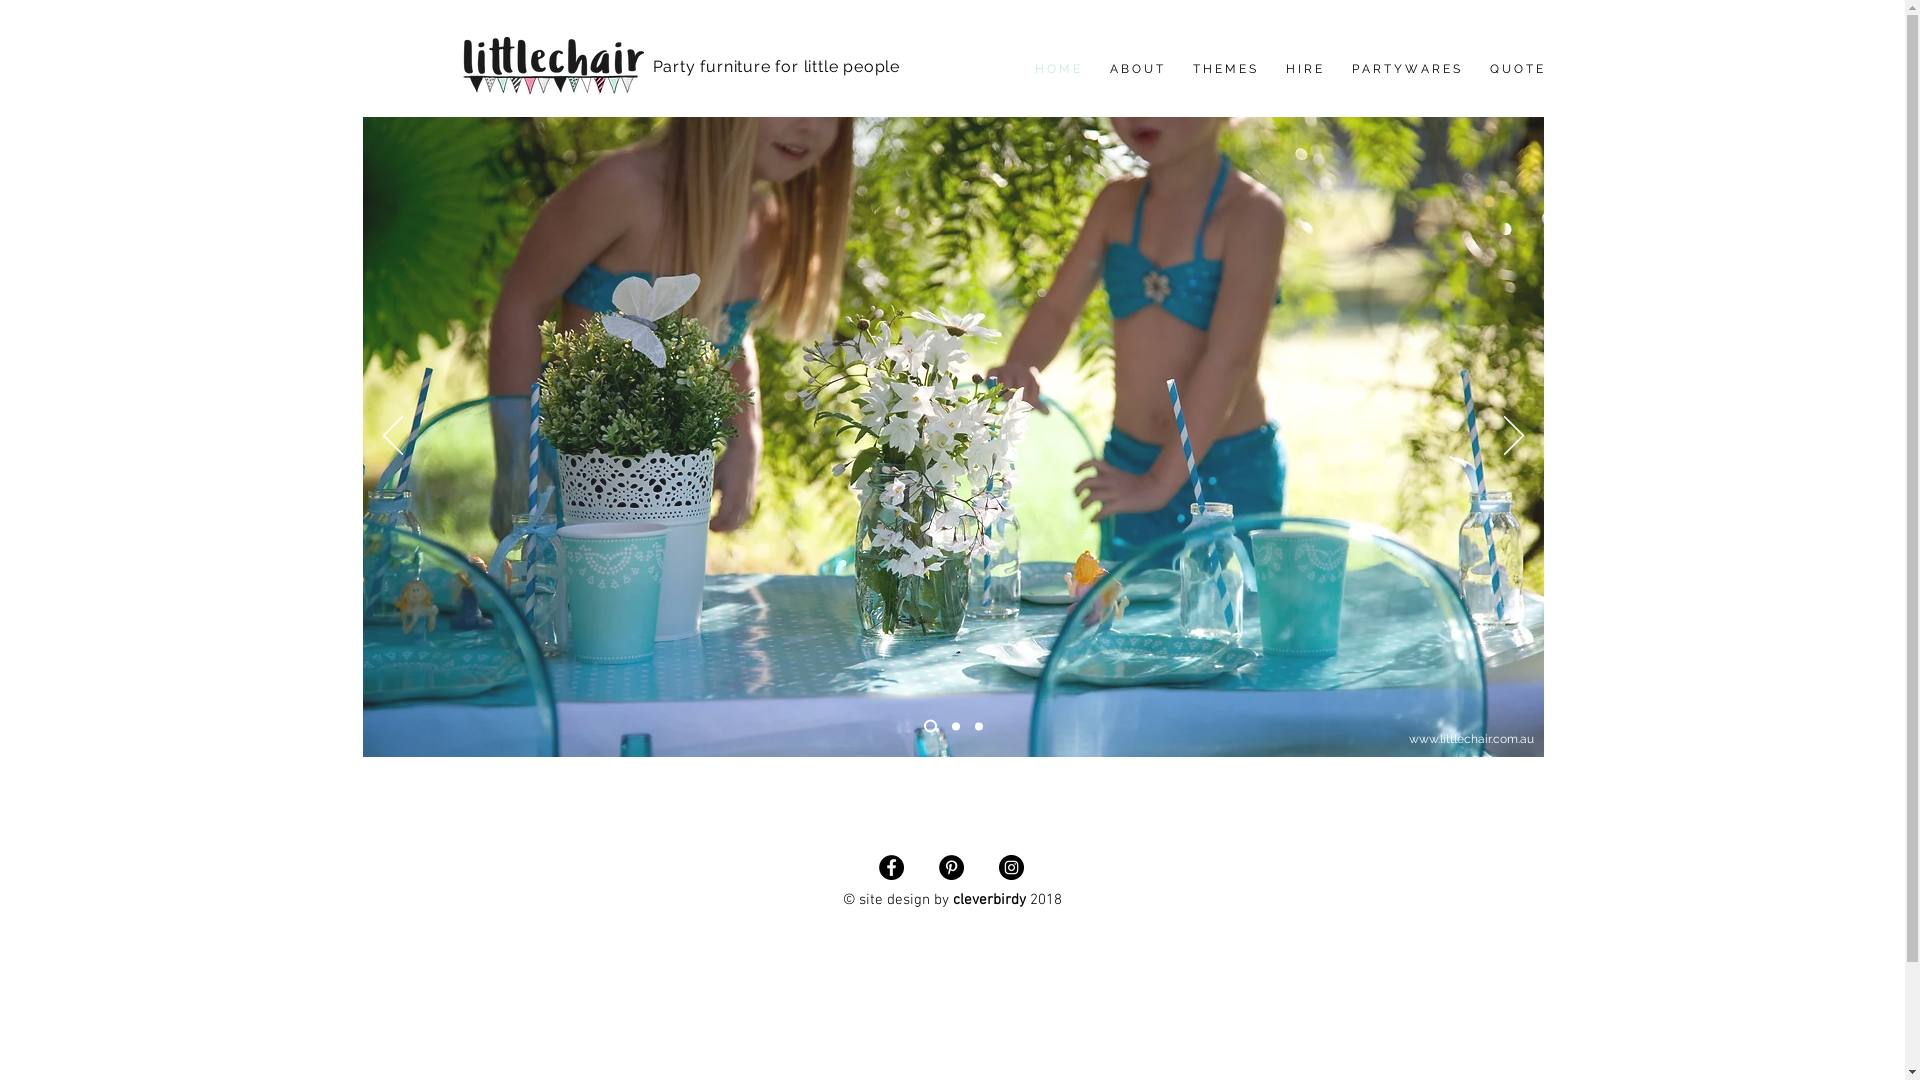 This screenshot has height=1080, width=1920. I want to click on 'A B O U T', so click(1135, 68).